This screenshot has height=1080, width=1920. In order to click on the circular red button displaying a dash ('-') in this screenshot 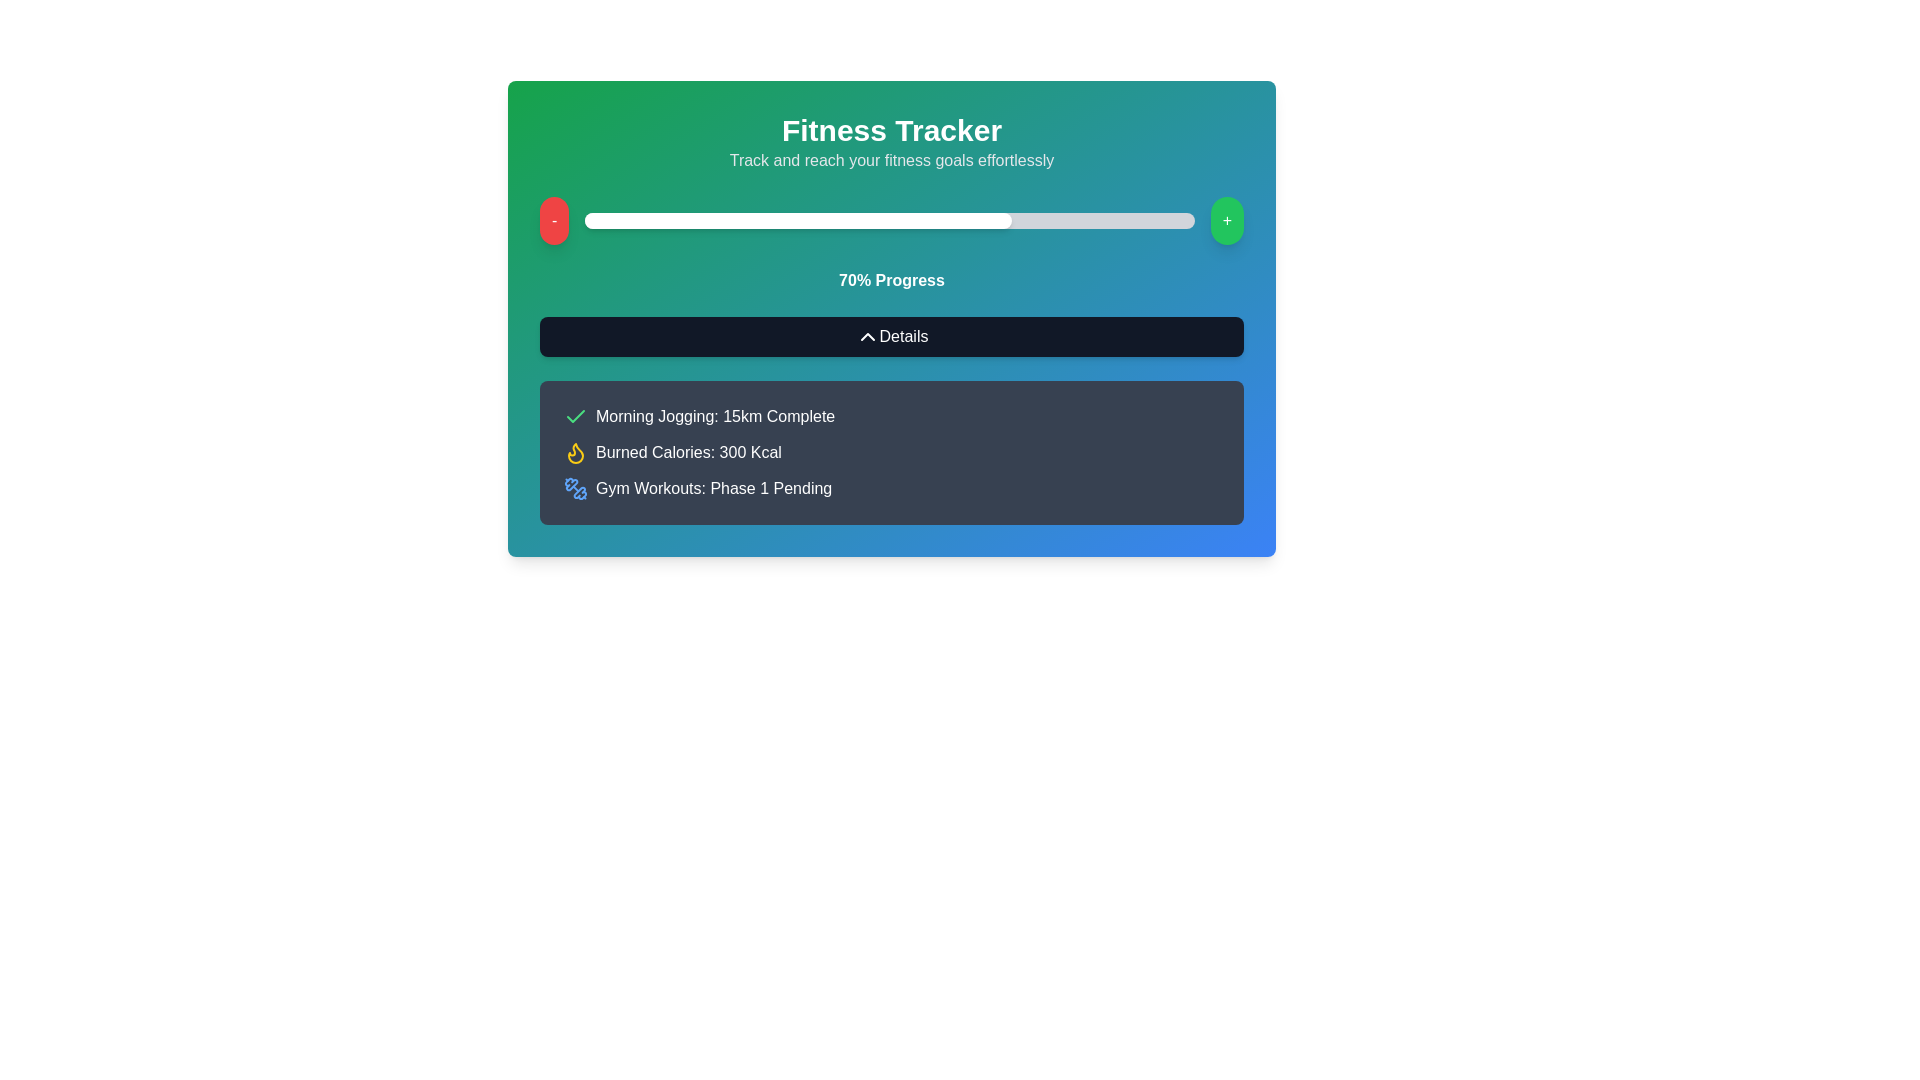, I will do `click(554, 220)`.